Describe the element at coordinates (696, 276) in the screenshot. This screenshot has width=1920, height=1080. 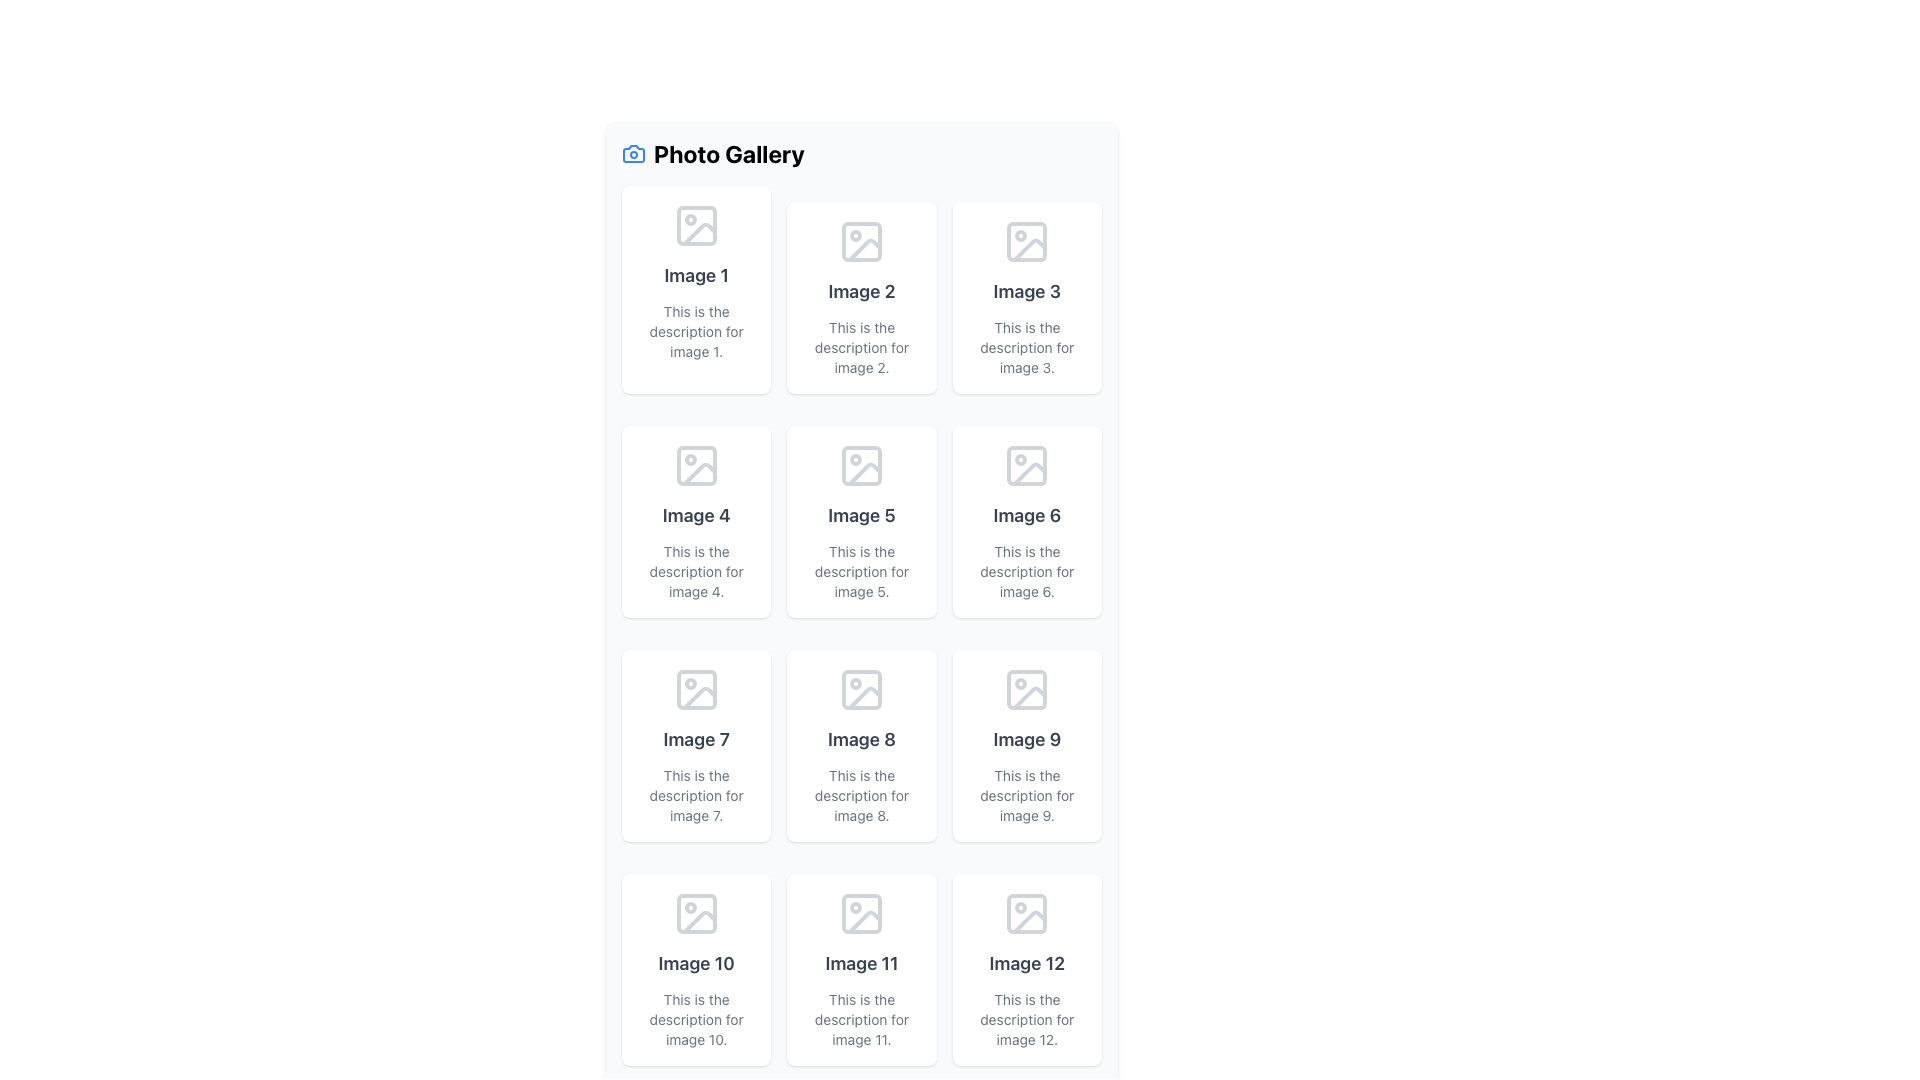
I see `on the text label displaying 'Image 1' in bold font, located below the camera icon in the top-left card of the grid layout` at that location.